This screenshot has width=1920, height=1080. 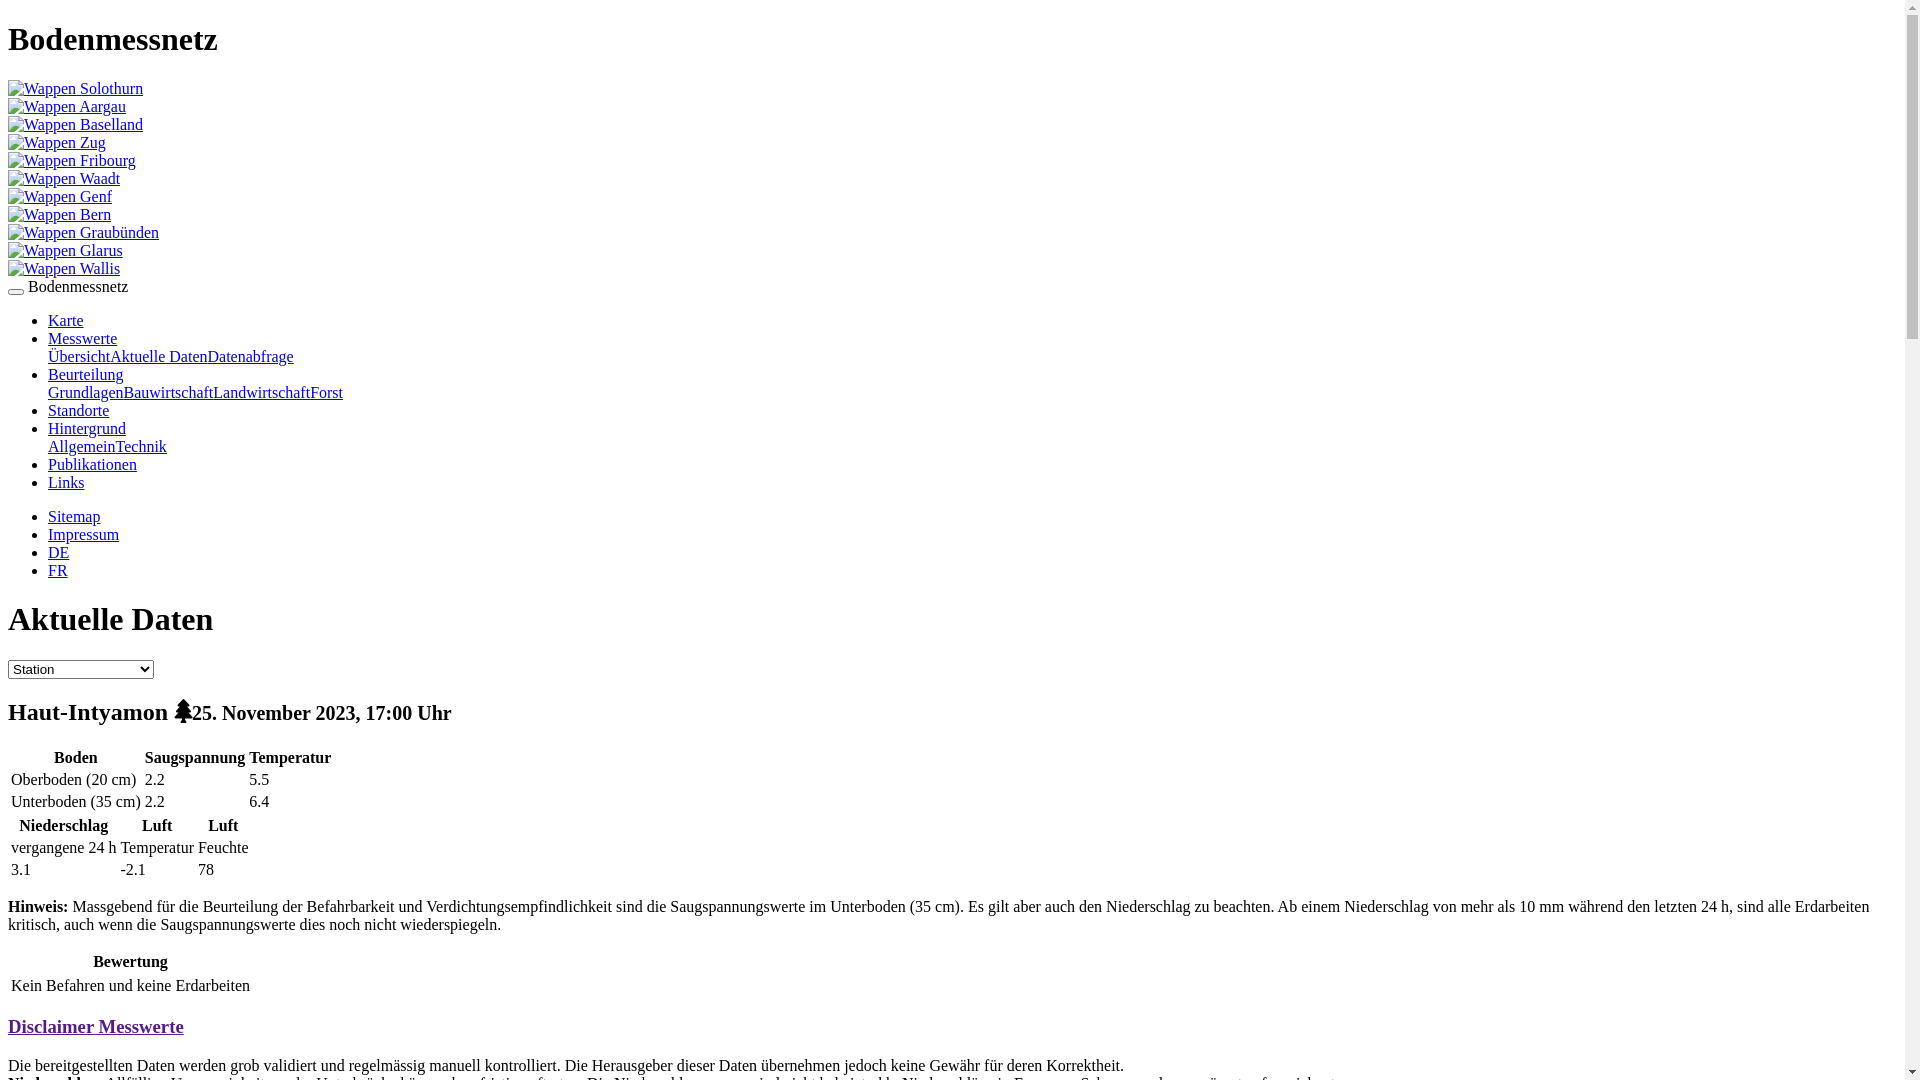 I want to click on 'Kanton Solothurn', so click(x=75, y=87).